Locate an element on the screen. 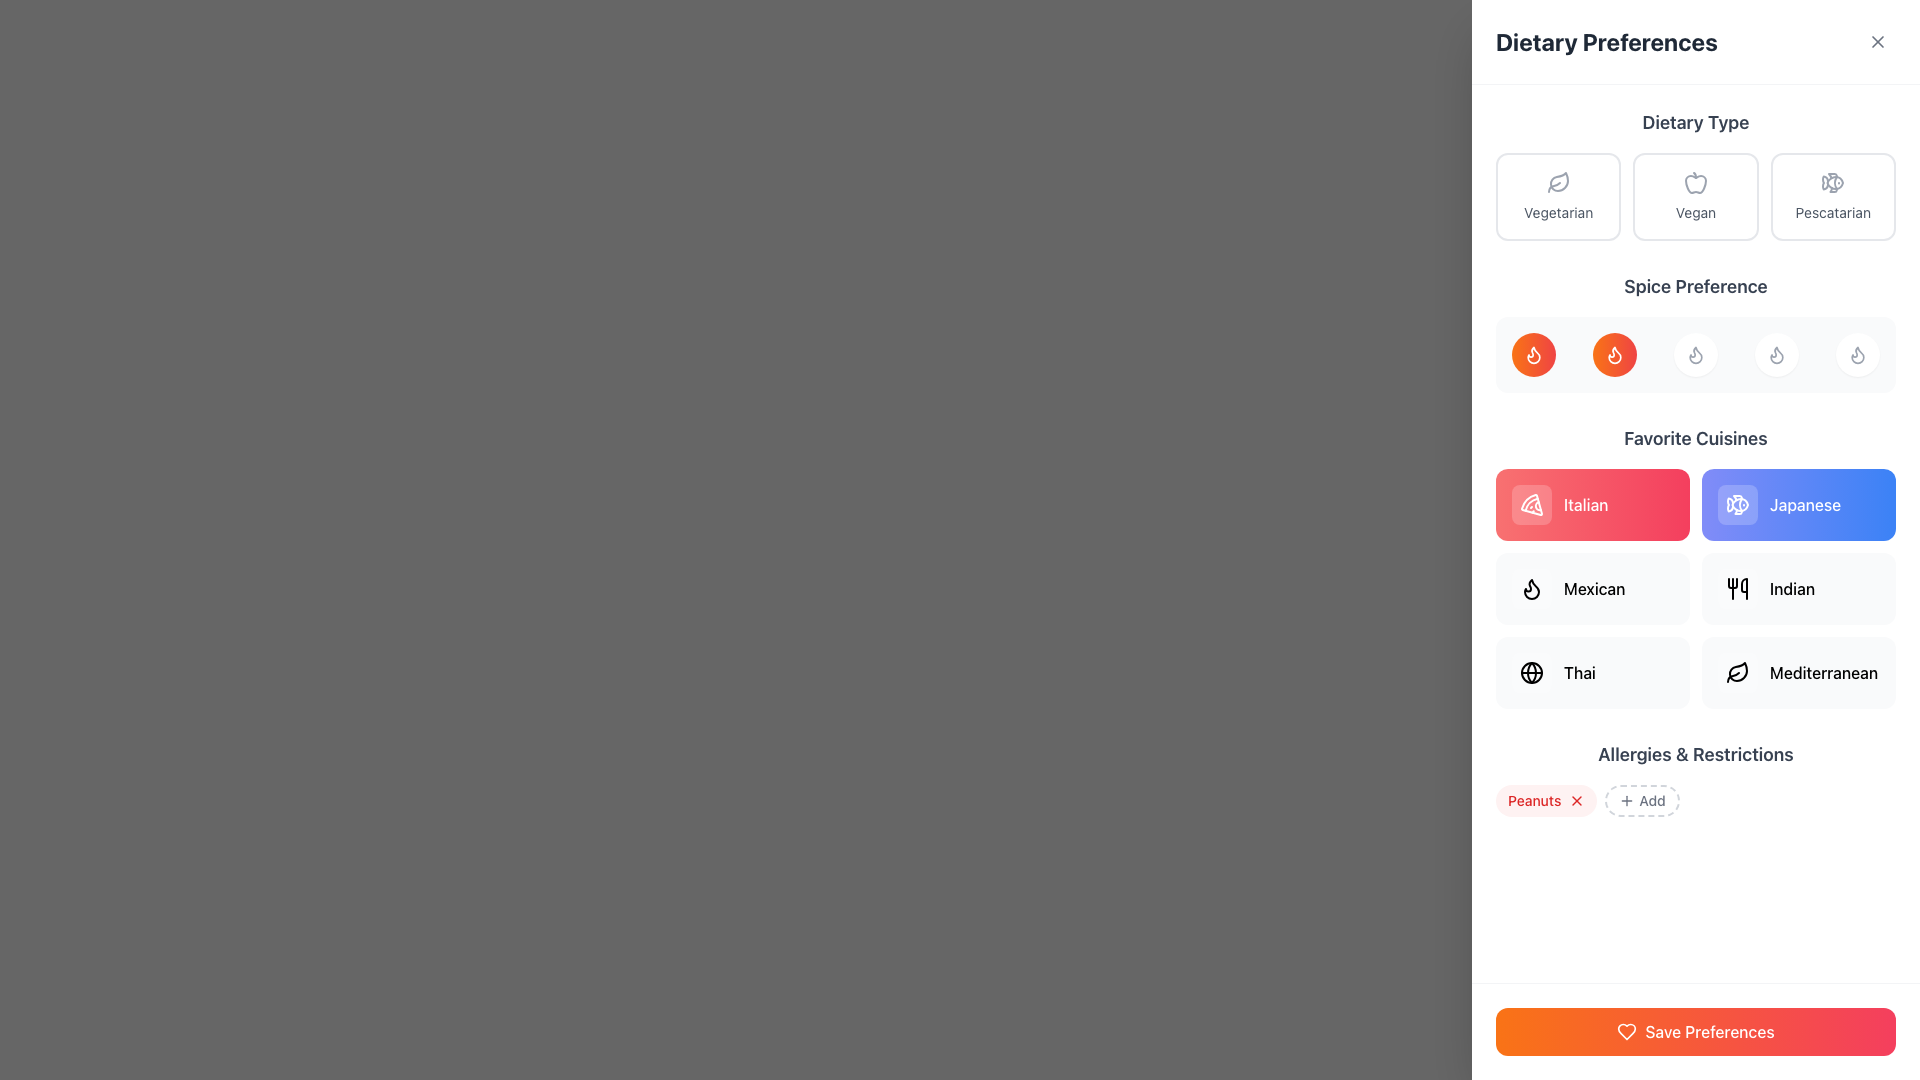 This screenshot has width=1920, height=1080. the header text label for the 'Allergies & Restrictions' section, which is located between the 'Favorite Cuisines' section and the 'Peanuts' label with an 'Add' button is located at coordinates (1694, 755).